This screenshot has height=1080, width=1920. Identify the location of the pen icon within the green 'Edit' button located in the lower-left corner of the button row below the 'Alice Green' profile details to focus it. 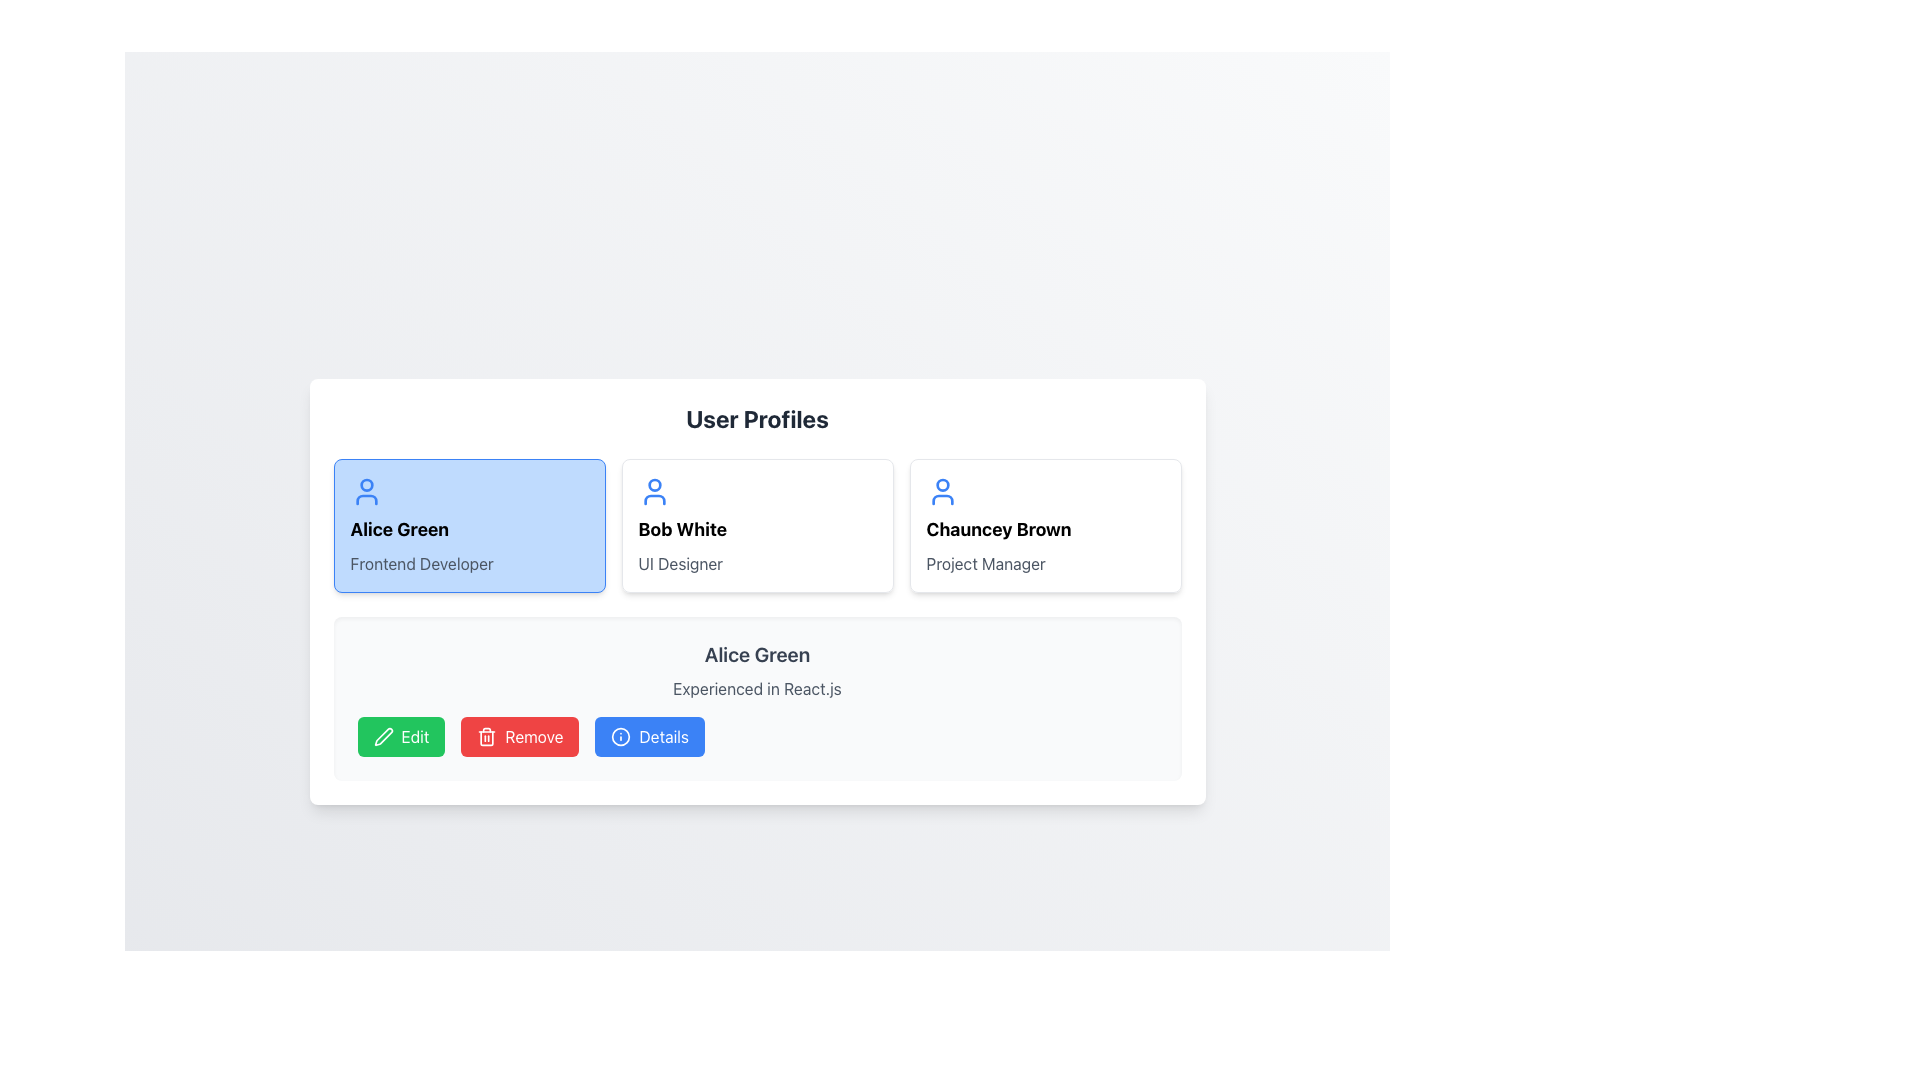
(383, 736).